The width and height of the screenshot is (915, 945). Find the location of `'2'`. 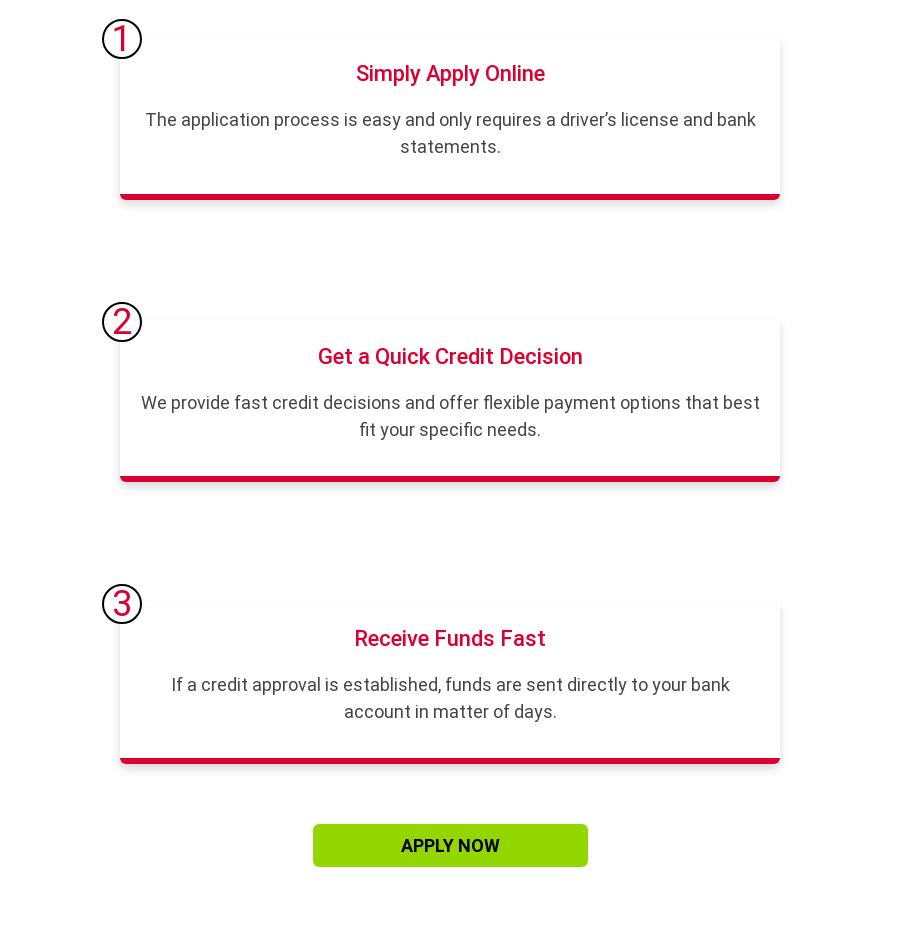

'2' is located at coordinates (121, 321).